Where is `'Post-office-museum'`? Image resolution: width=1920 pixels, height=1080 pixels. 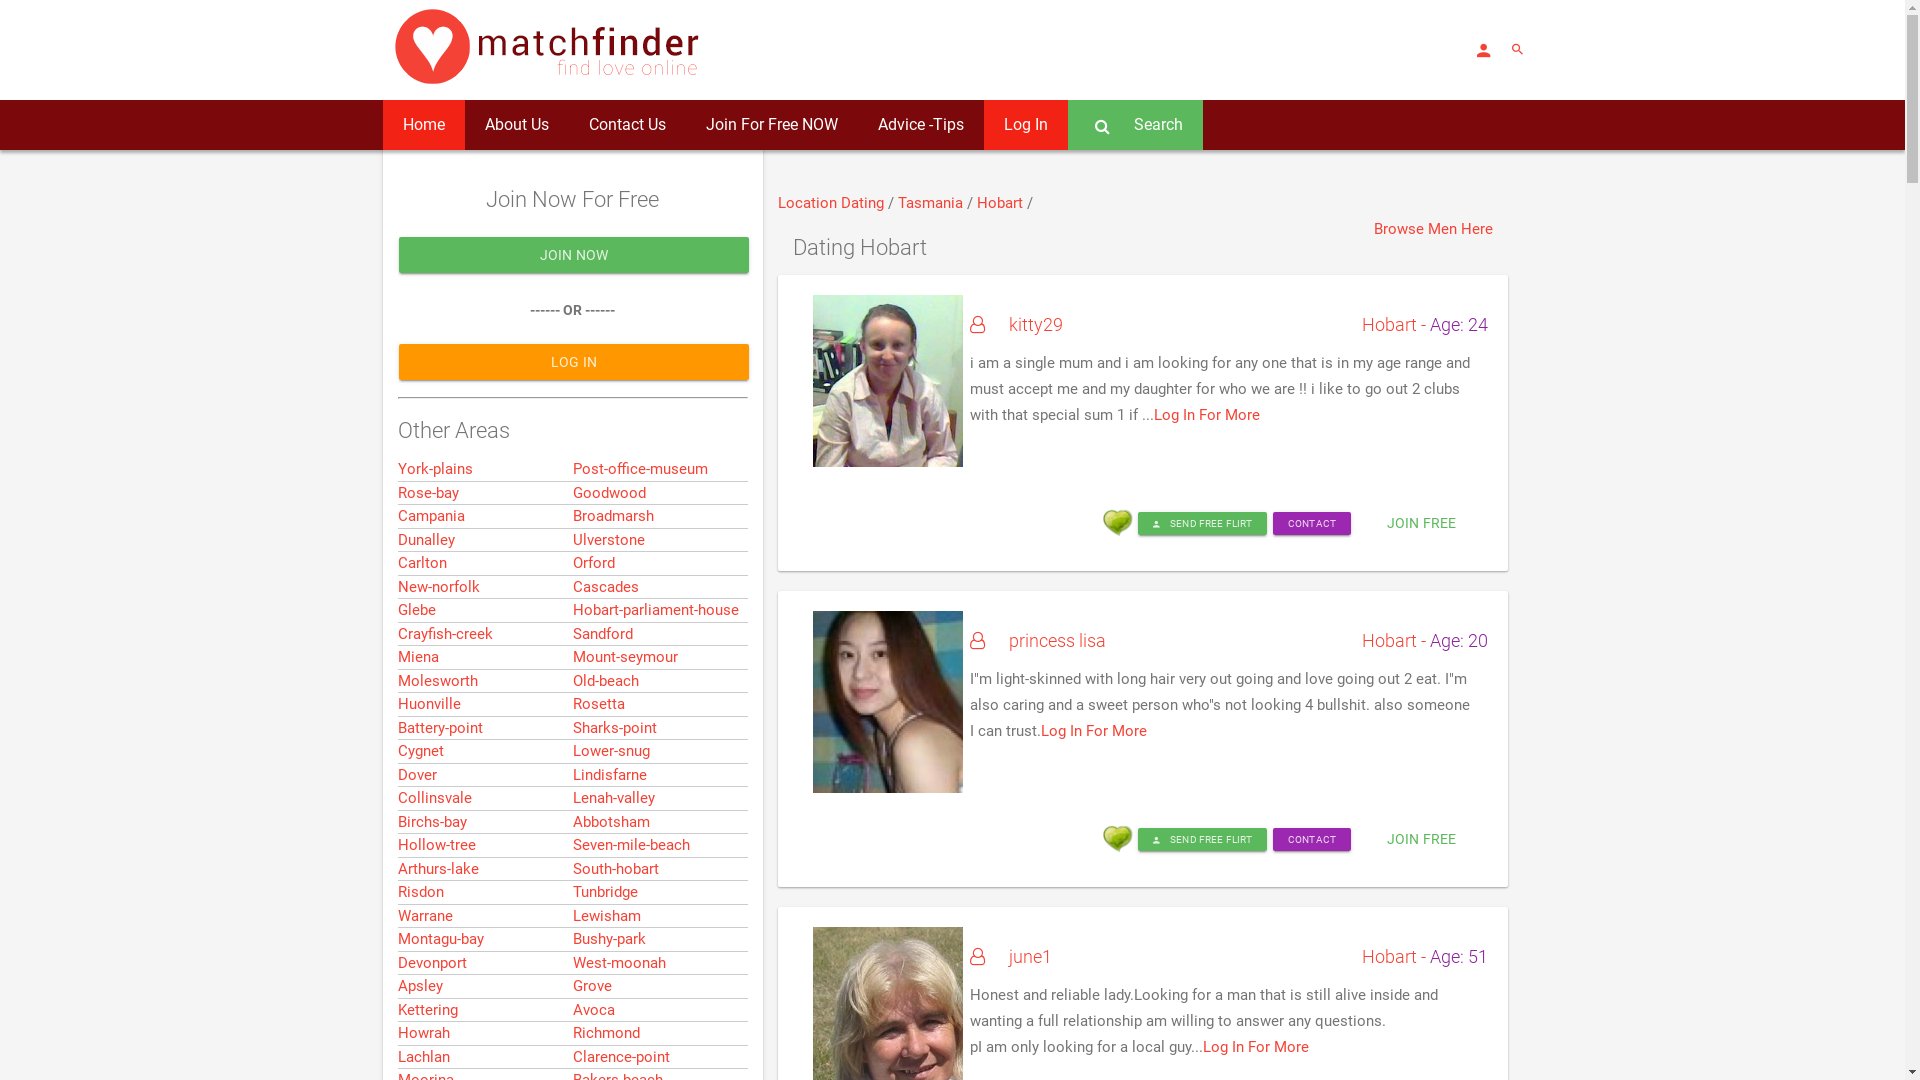
'Post-office-museum' is located at coordinates (570, 469).